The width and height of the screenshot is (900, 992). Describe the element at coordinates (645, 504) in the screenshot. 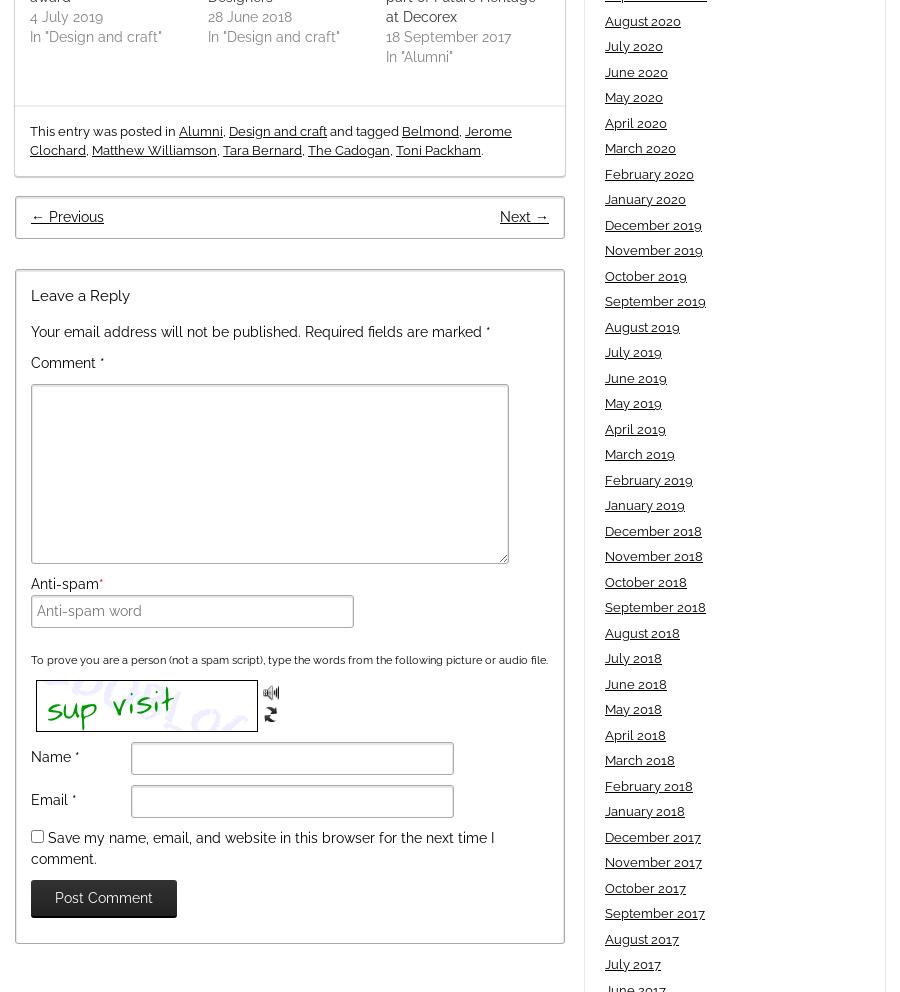

I see `'January 2019'` at that location.